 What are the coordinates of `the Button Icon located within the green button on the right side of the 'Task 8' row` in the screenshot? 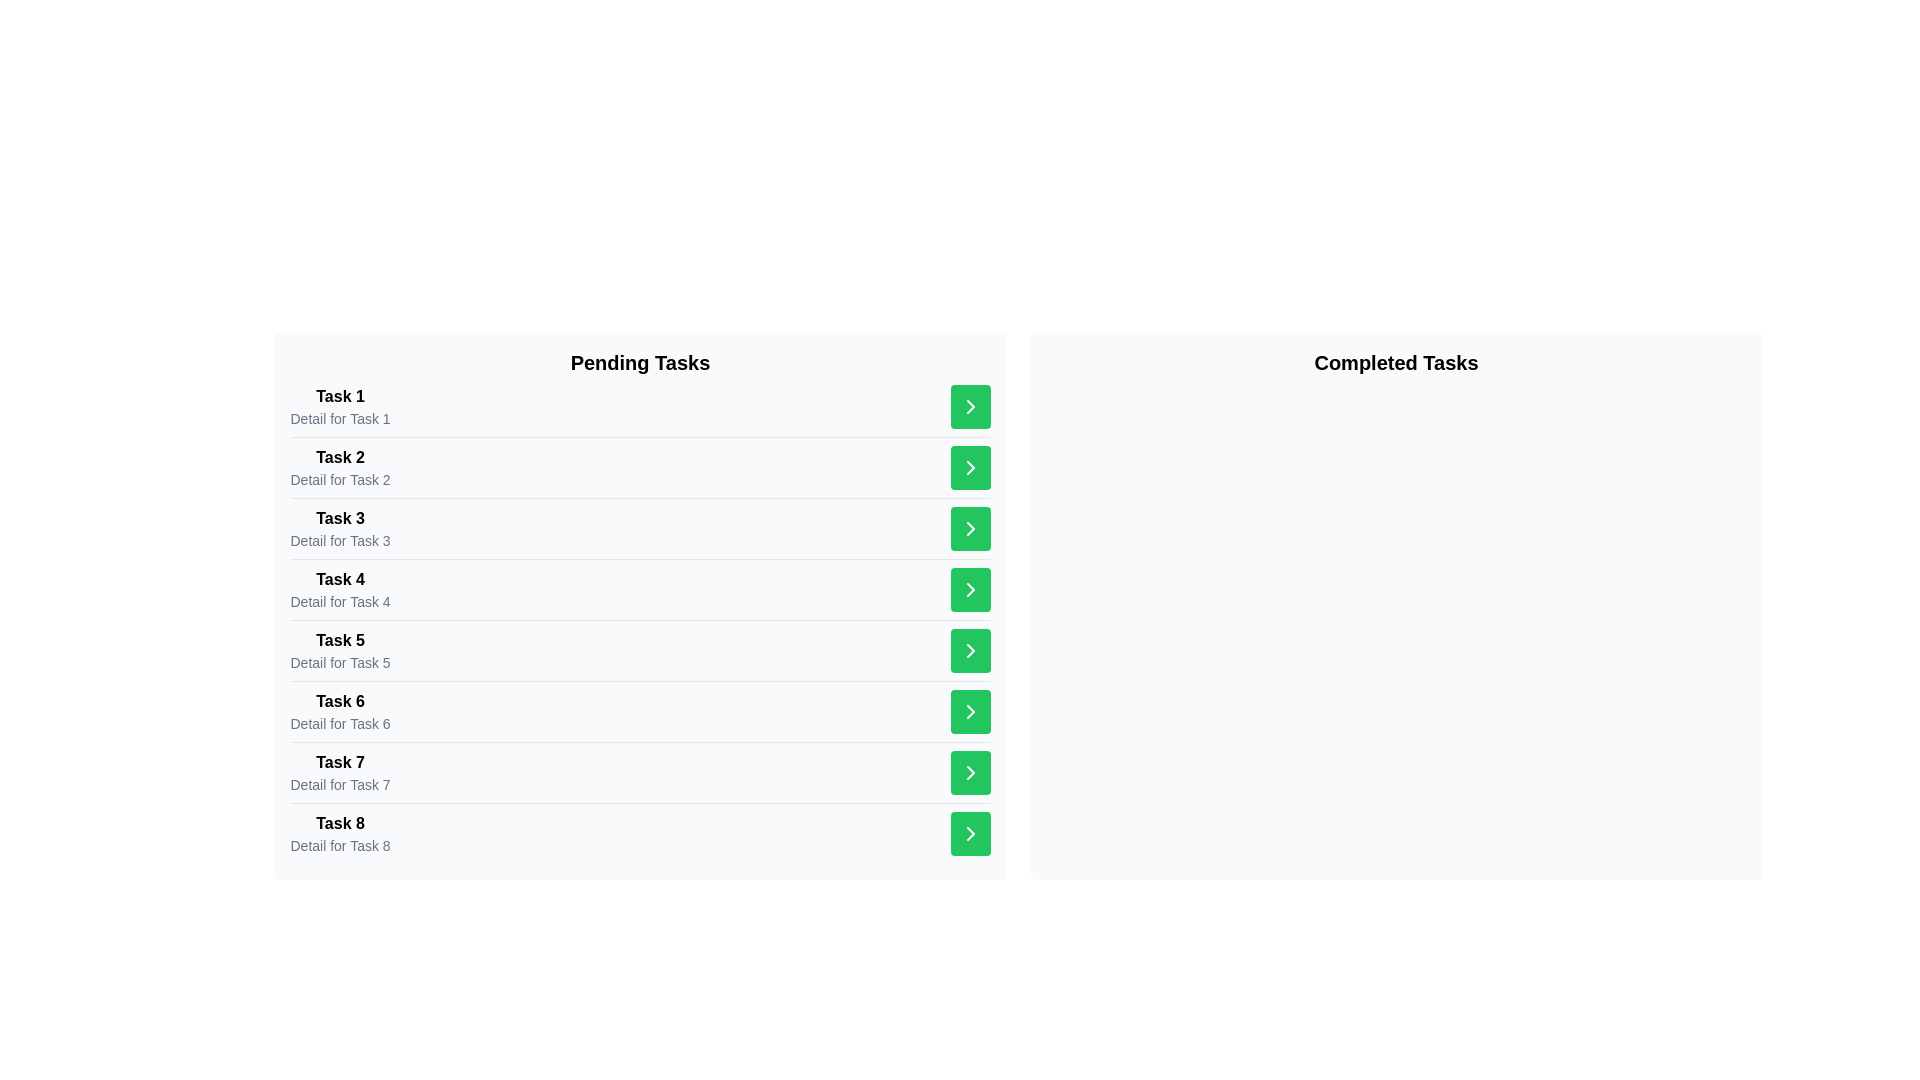 It's located at (970, 771).